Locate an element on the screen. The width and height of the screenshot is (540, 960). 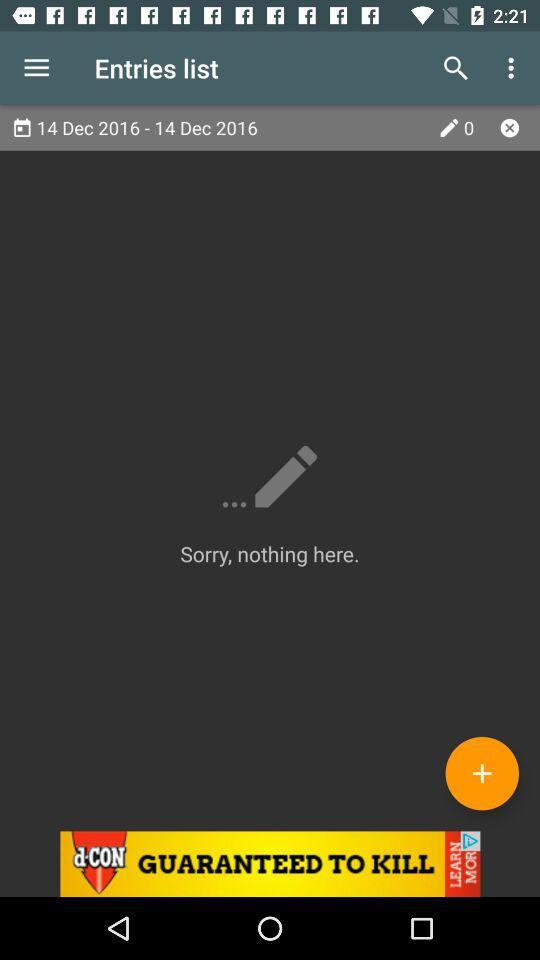
d-con advertisement is located at coordinates (270, 863).